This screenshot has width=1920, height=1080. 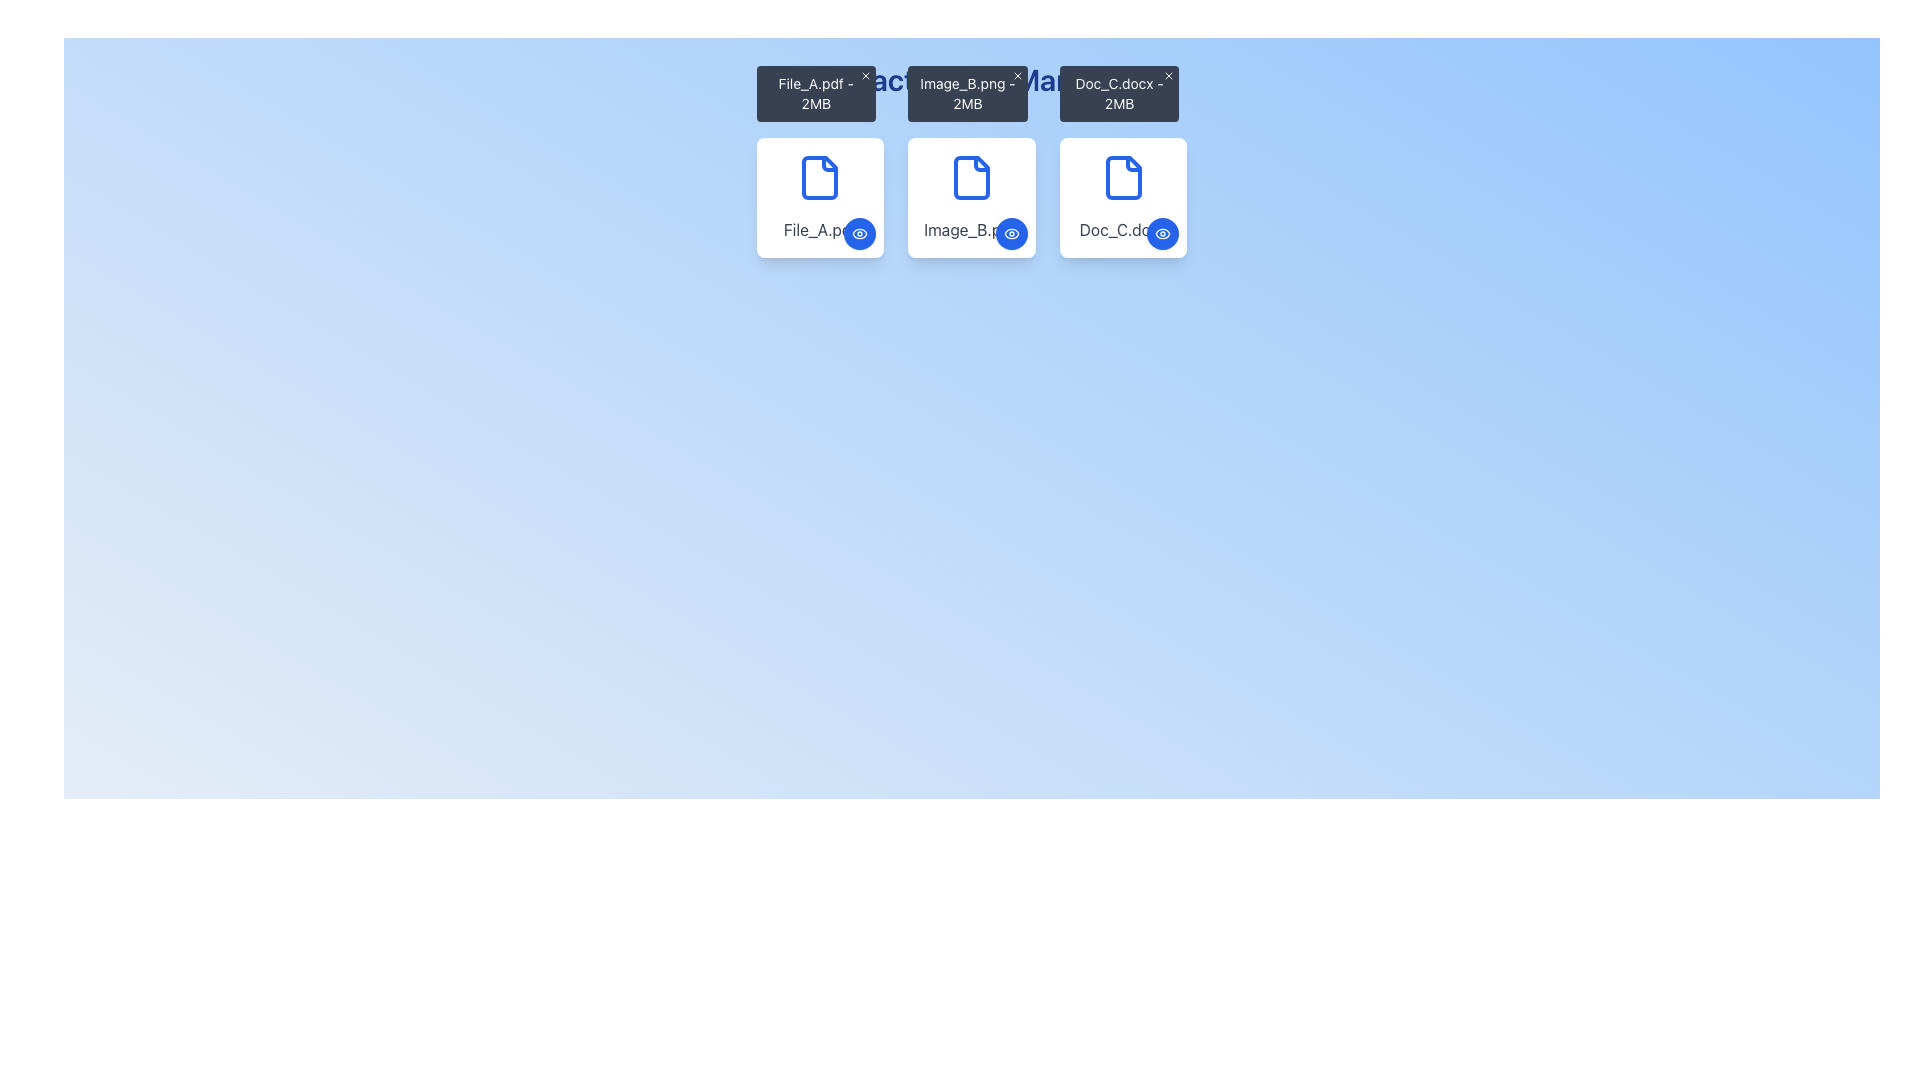 I want to click on the close button represented by a white 'X' icon, so click(x=1017, y=75).